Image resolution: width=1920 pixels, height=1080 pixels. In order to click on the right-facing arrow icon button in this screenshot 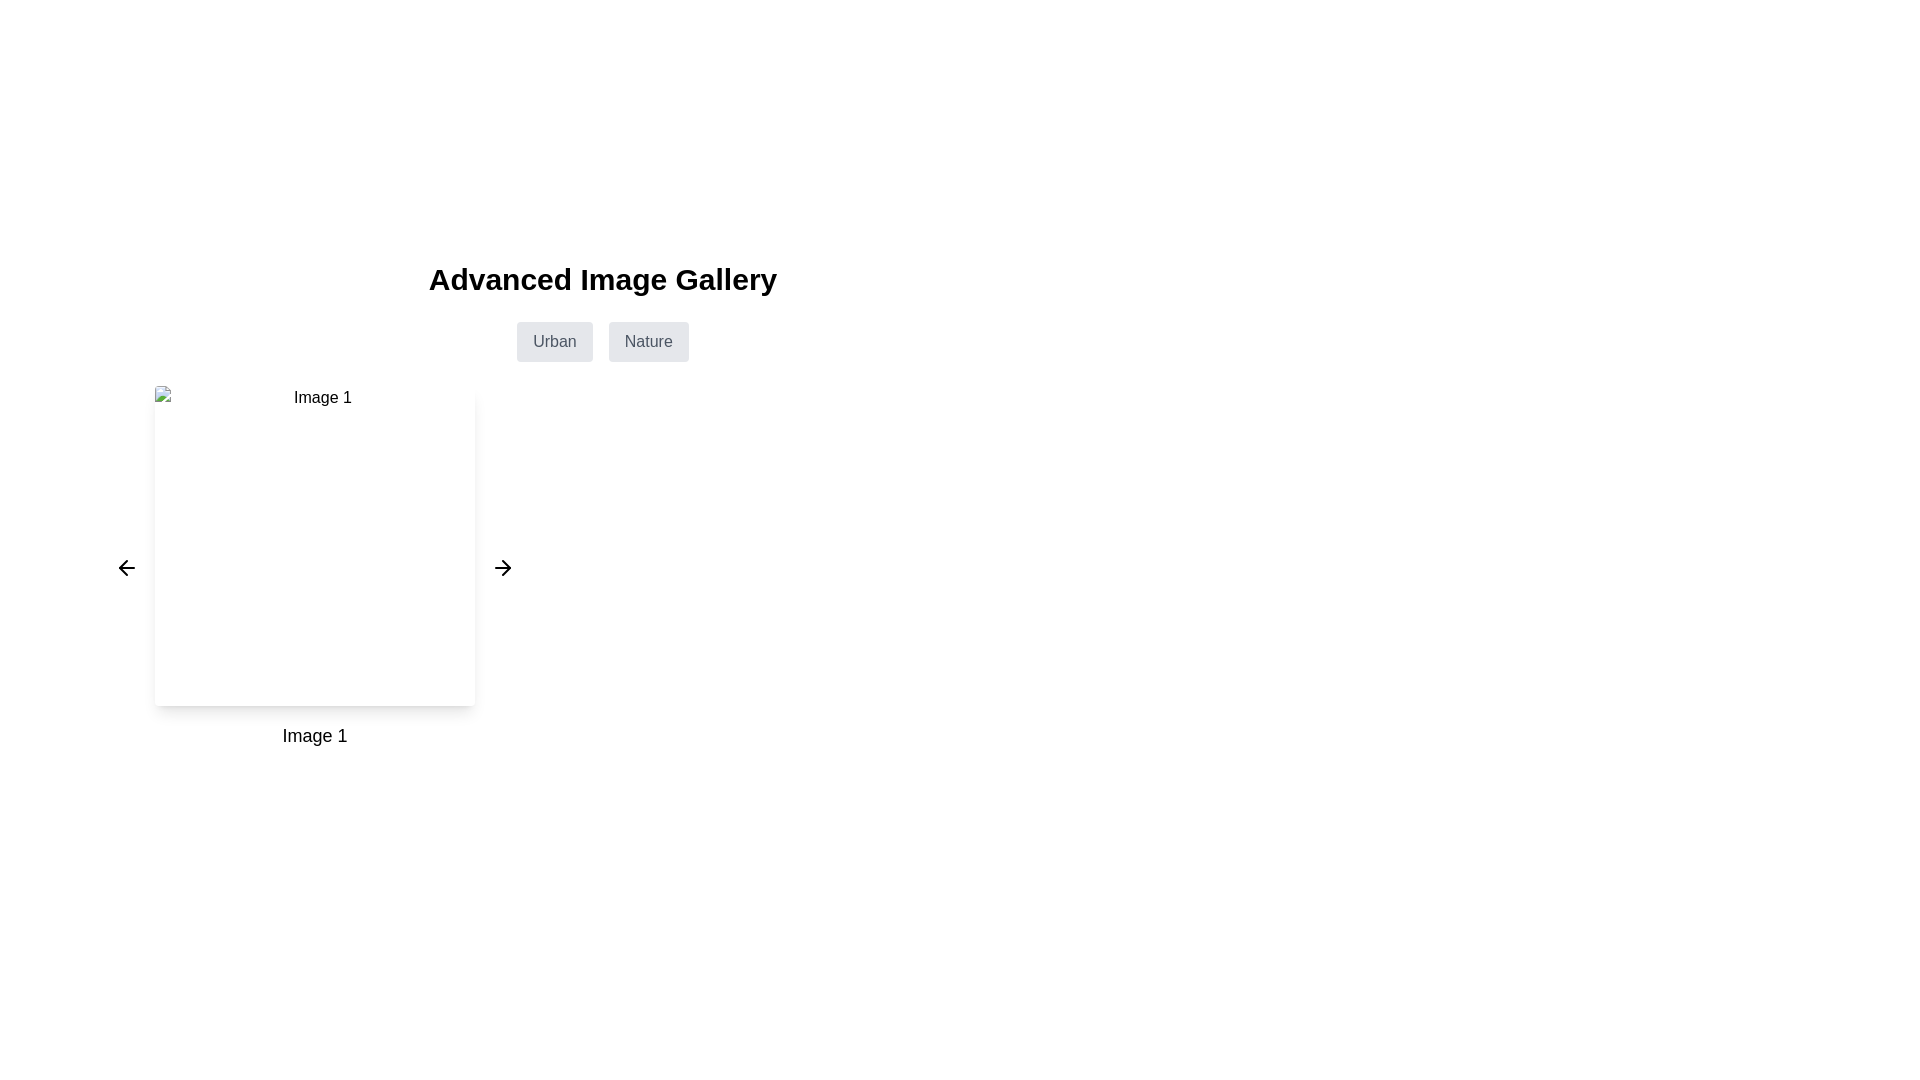, I will do `click(503, 567)`.